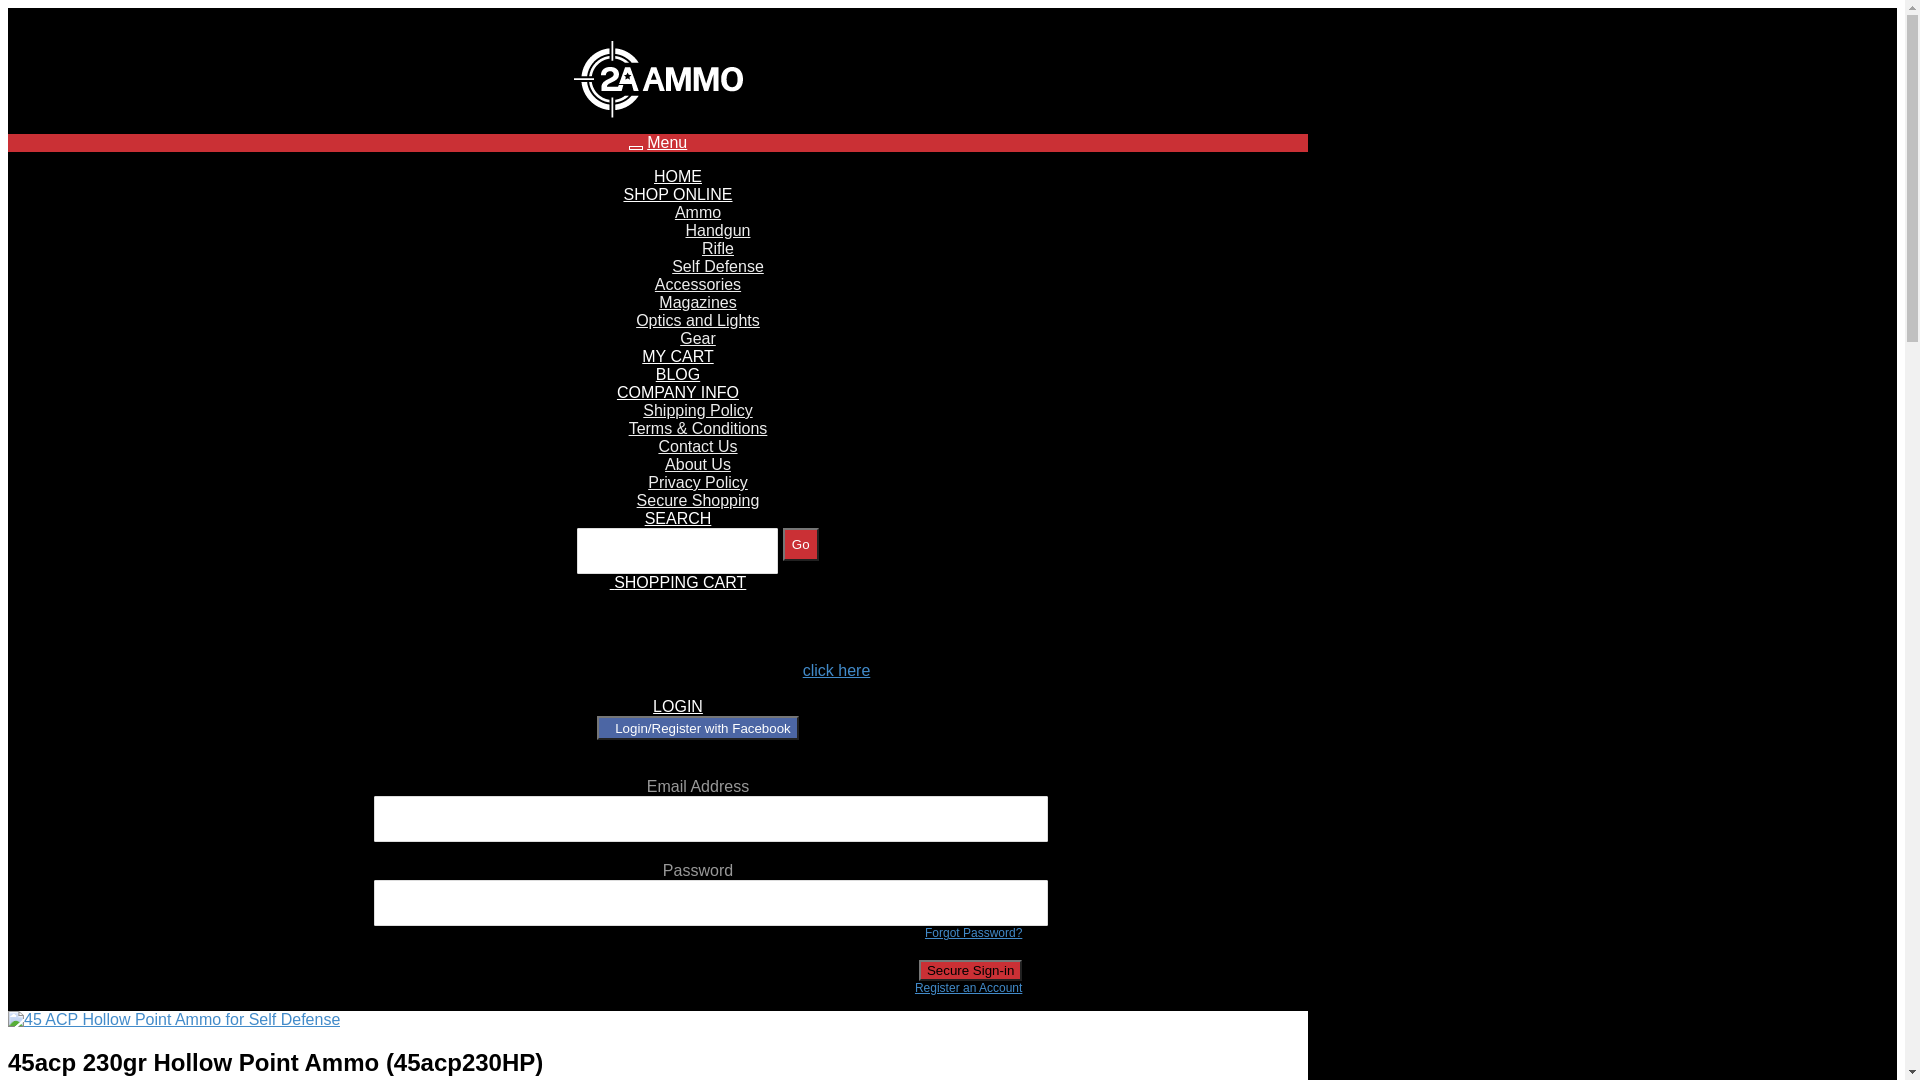  I want to click on 'About Us', so click(697, 464).